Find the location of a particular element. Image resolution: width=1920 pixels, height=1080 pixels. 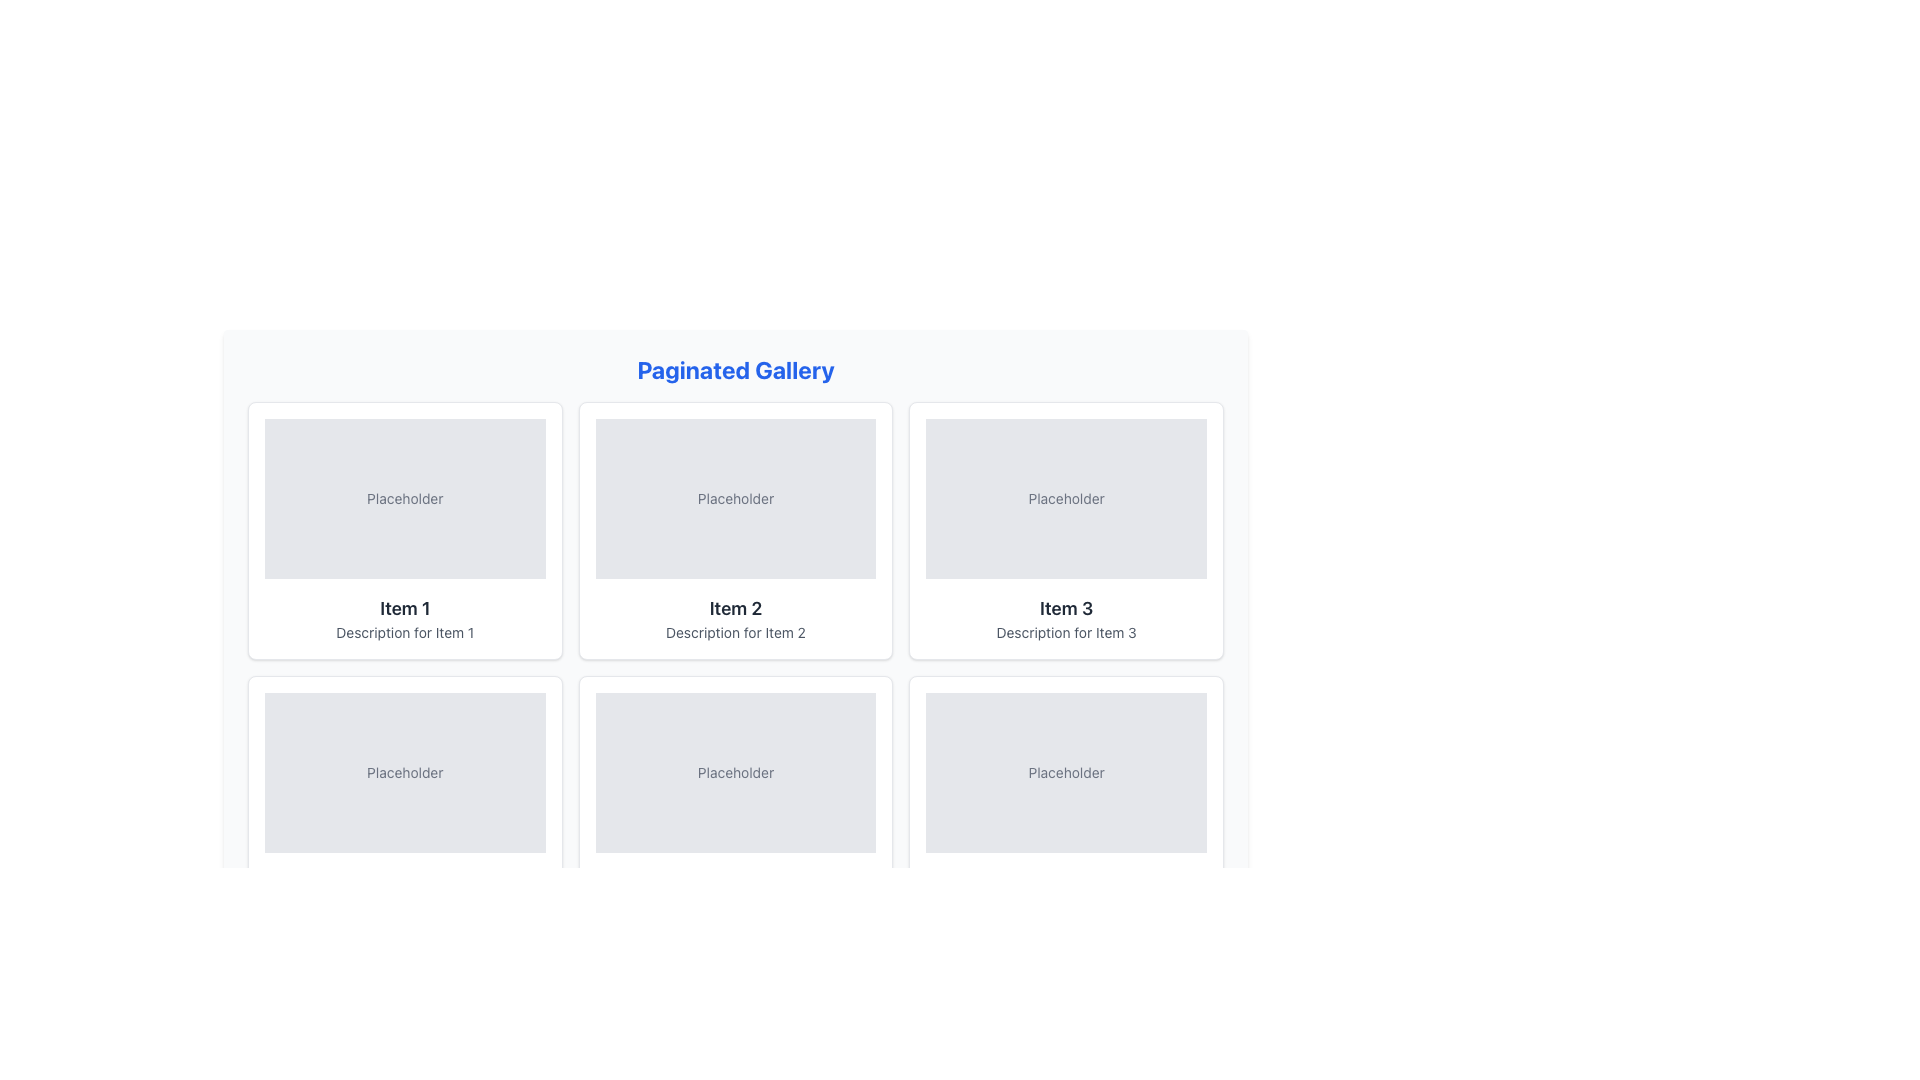

the non-interactive text label that provides a brief description for 'Item 1', located at the bottom of the card labeled 'Item 1' is located at coordinates (404, 632).